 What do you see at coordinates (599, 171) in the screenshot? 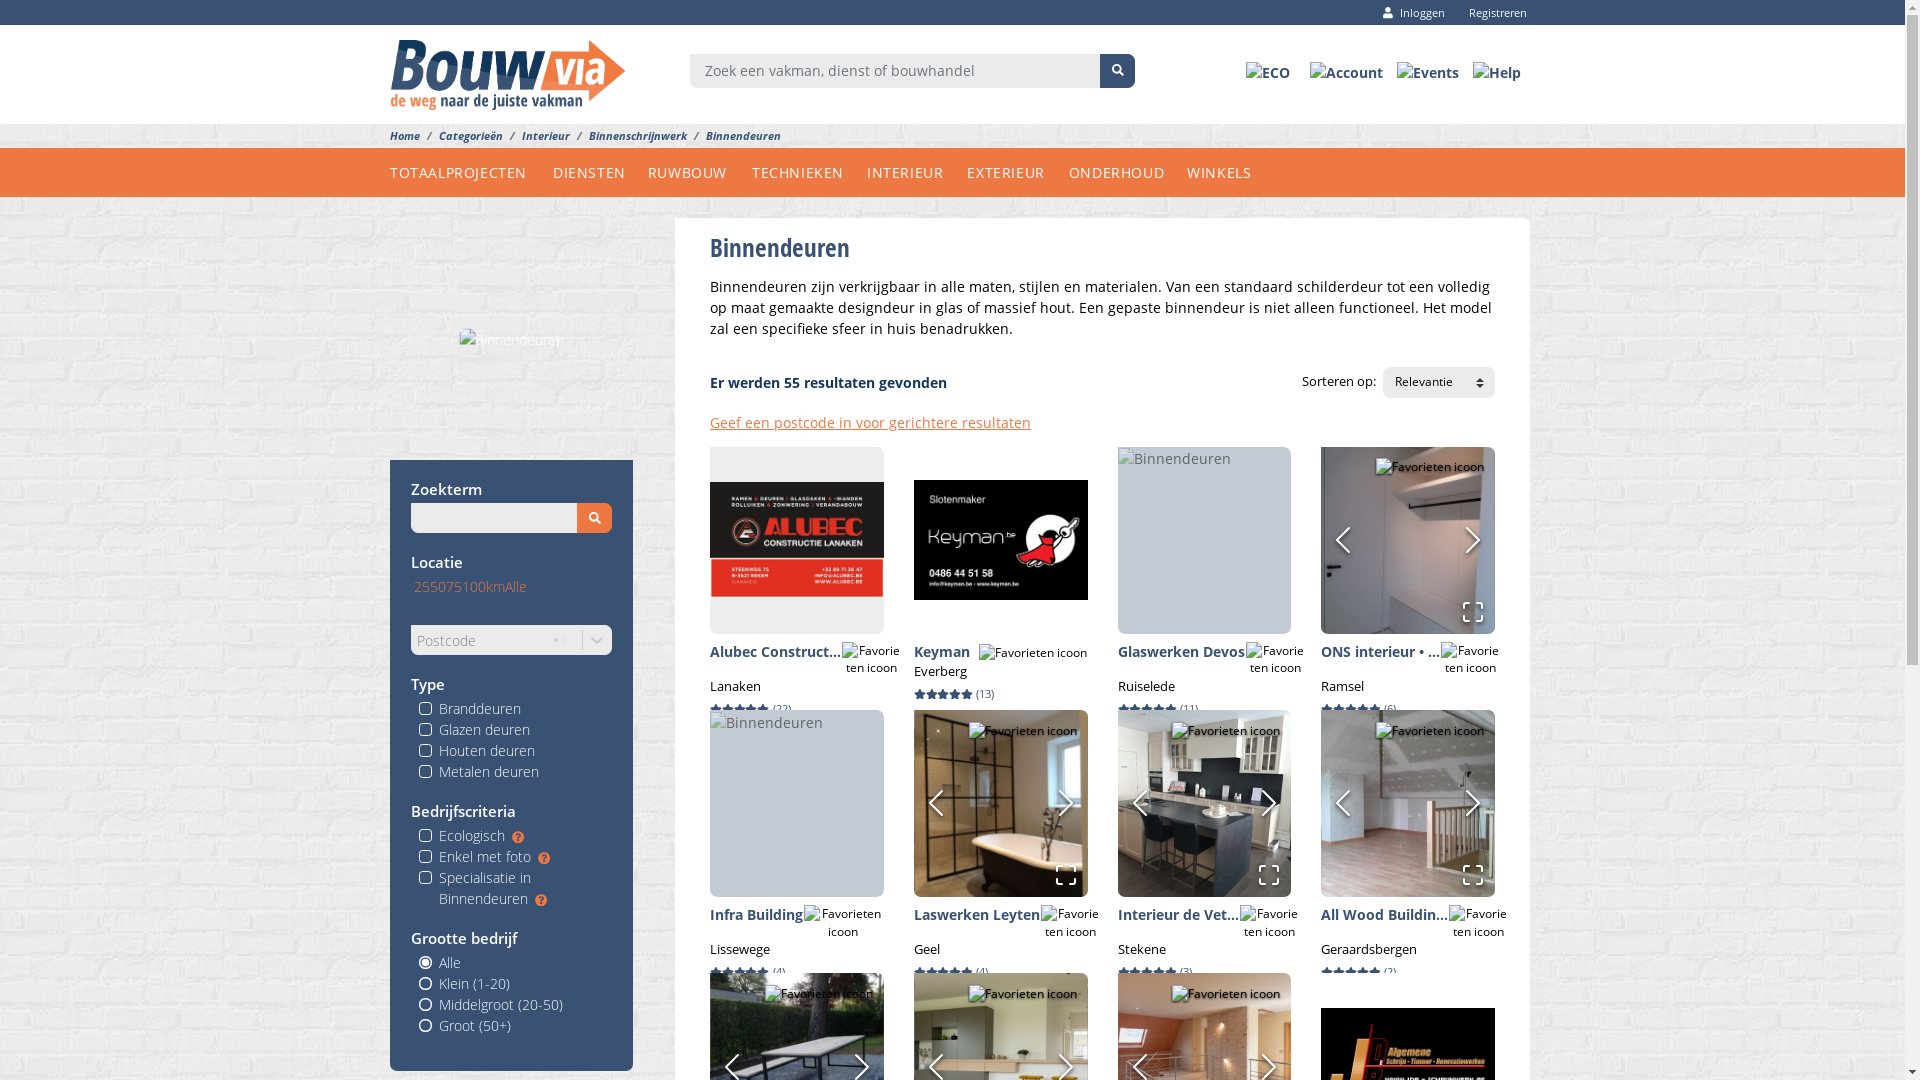
I see `'DIENSTEN'` at bounding box center [599, 171].